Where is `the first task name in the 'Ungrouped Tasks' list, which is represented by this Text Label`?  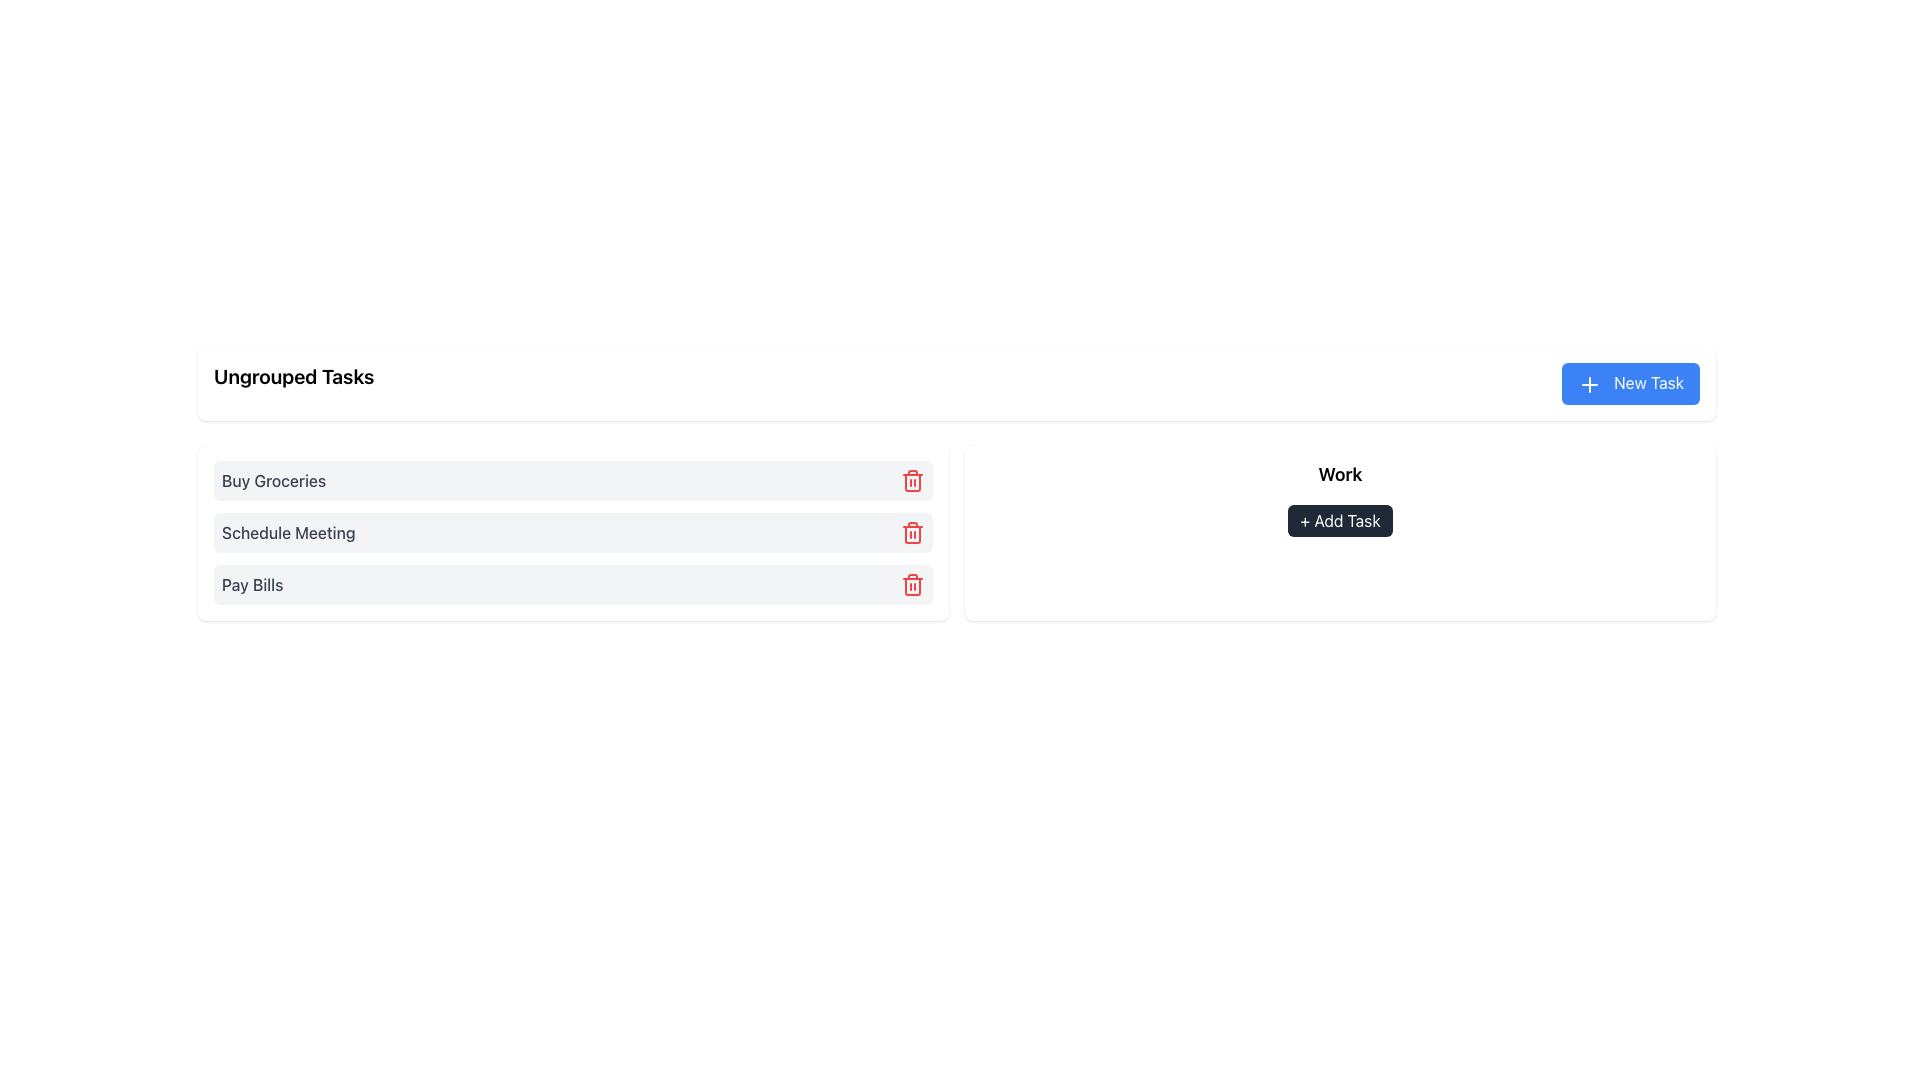 the first task name in the 'Ungrouped Tasks' list, which is represented by this Text Label is located at coordinates (273, 480).